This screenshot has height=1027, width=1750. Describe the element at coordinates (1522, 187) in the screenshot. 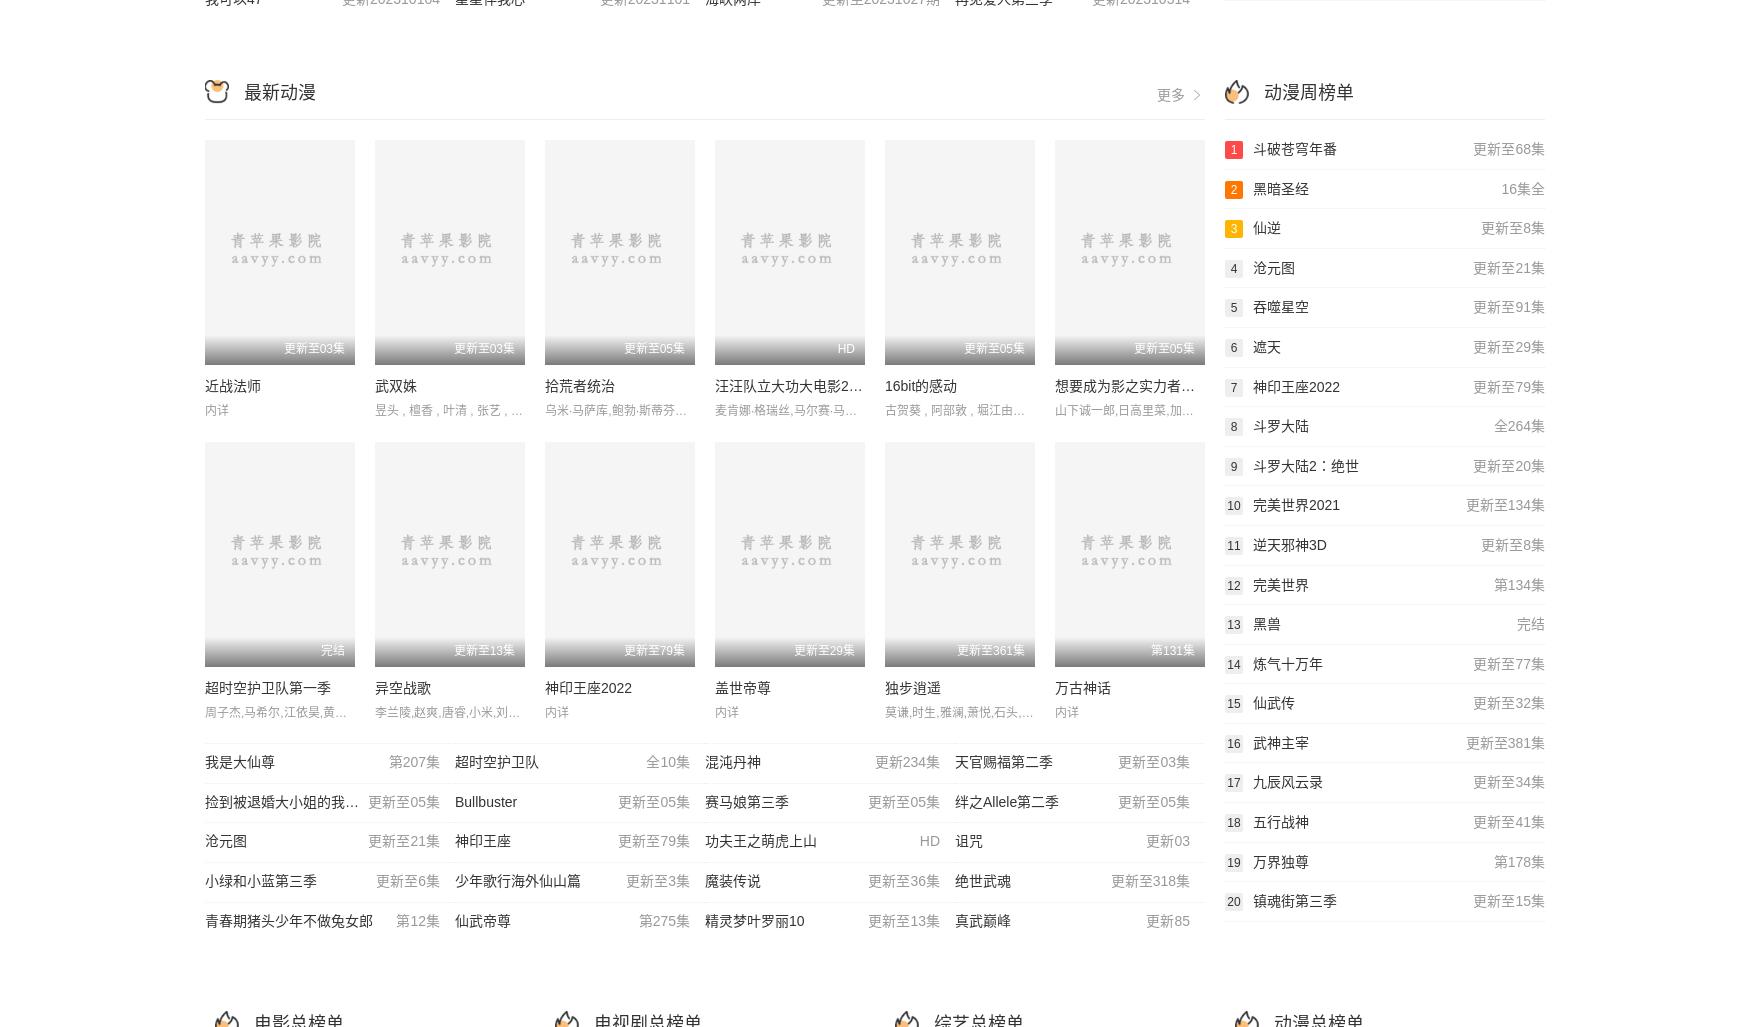

I see `'16集全'` at that location.